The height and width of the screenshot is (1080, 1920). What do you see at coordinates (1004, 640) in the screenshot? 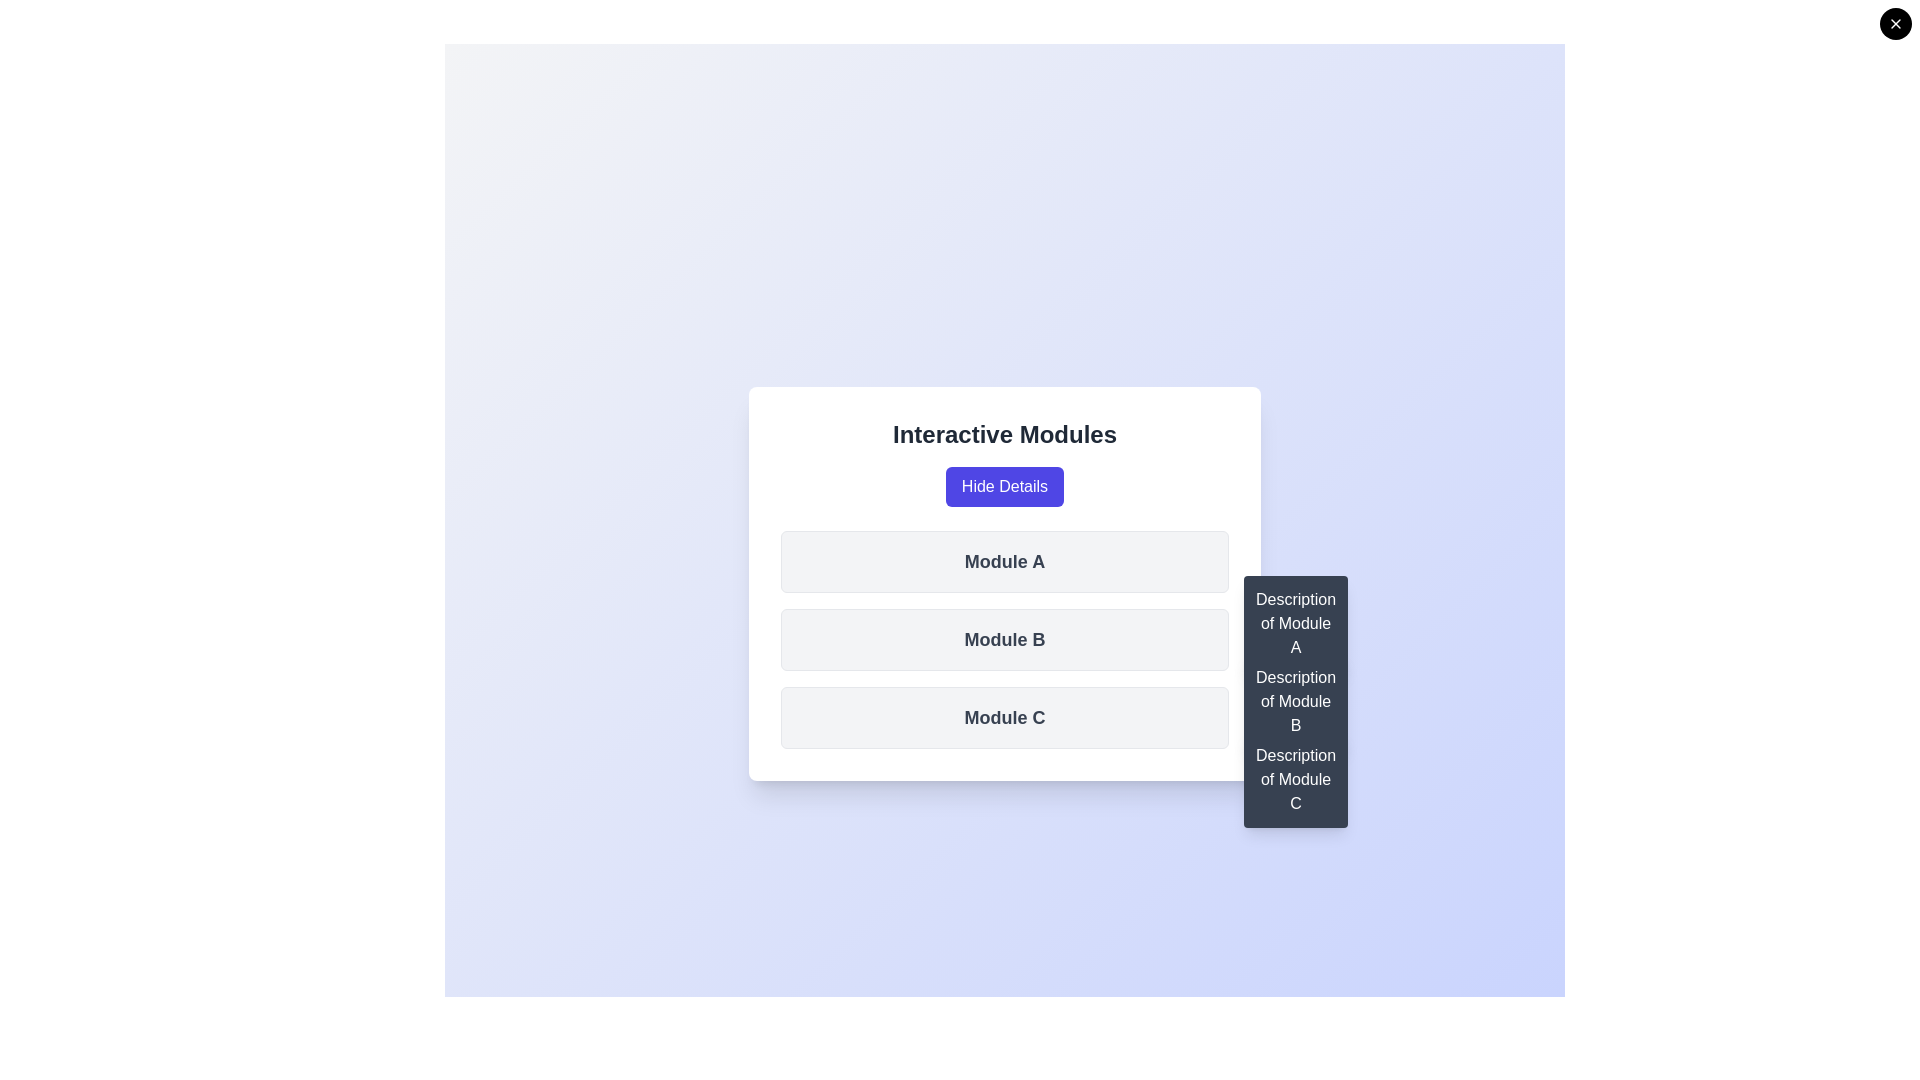
I see `text displayed in the bold 'Module B' label, which is located in the second module of three, centered horizontally and positioned between 'Module A' and 'Module C'` at bounding box center [1004, 640].